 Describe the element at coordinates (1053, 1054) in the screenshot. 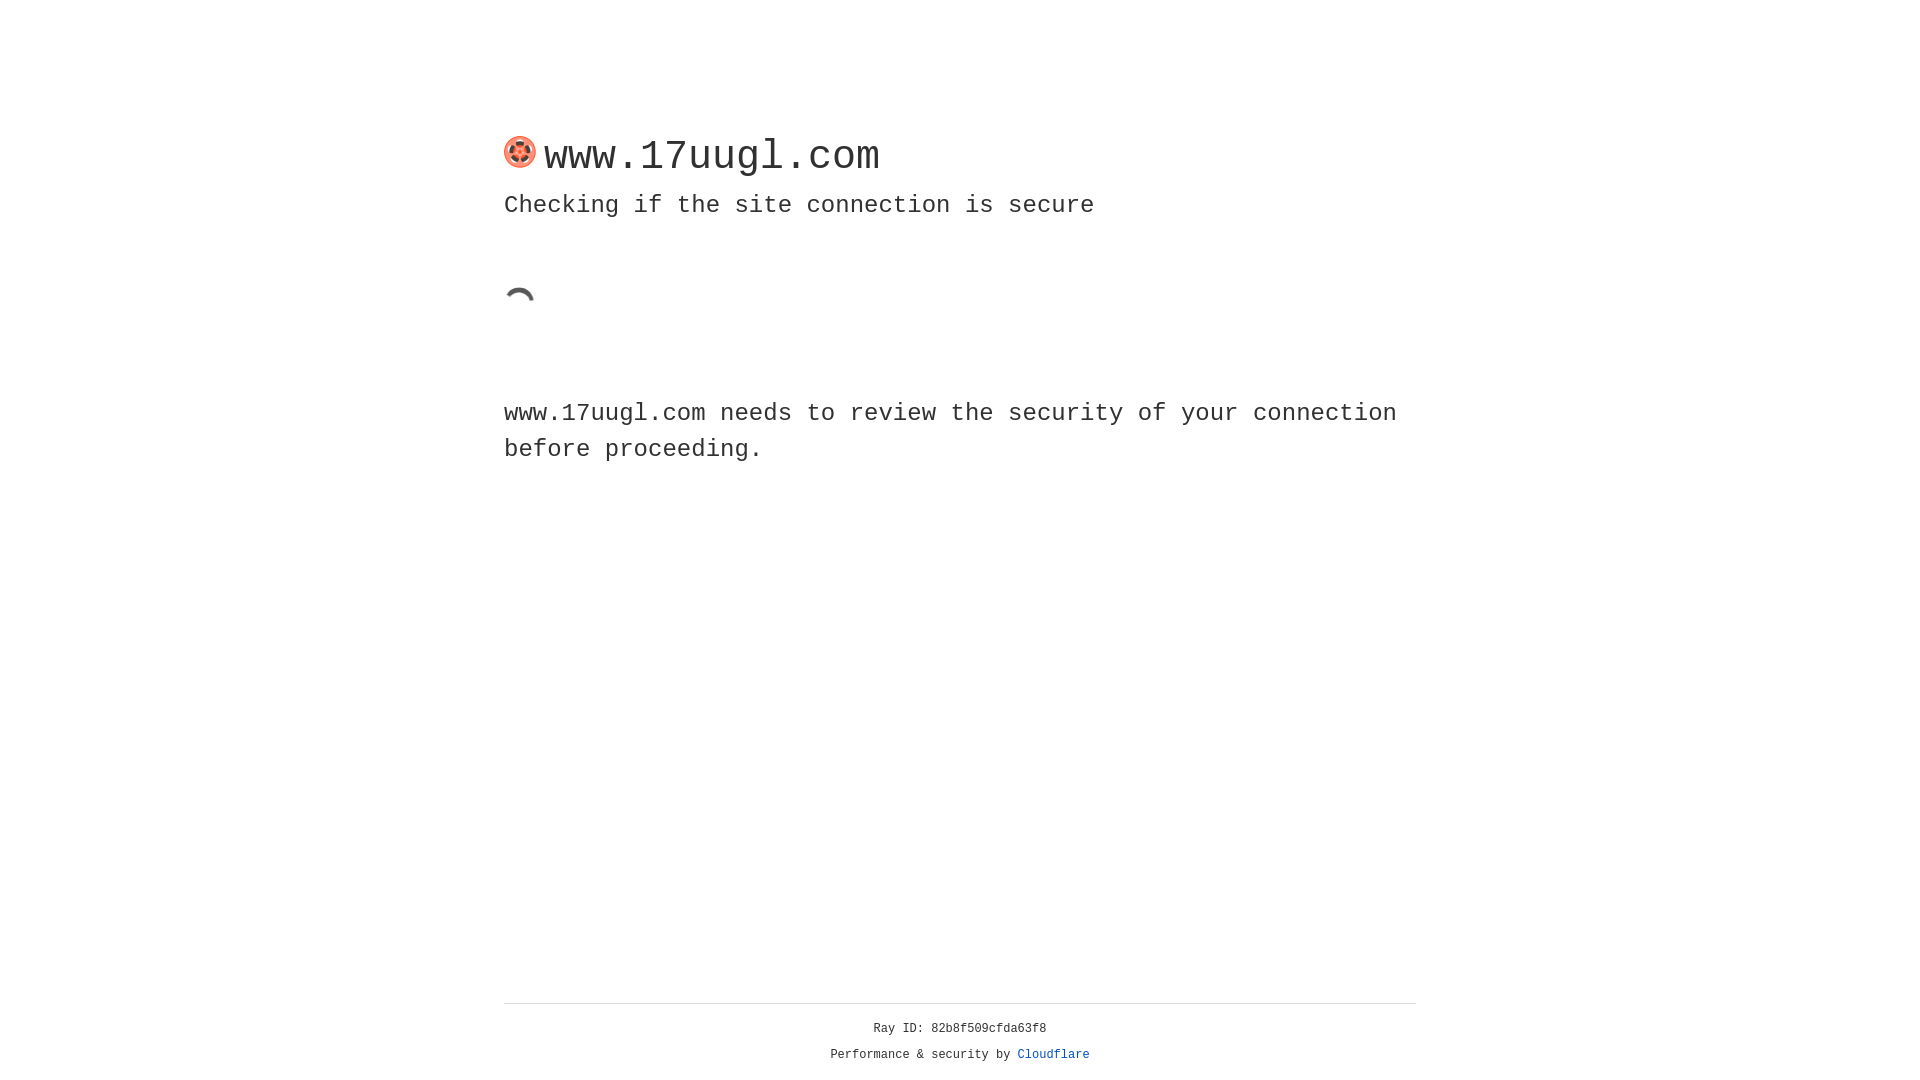

I see `'Cloudflare'` at that location.